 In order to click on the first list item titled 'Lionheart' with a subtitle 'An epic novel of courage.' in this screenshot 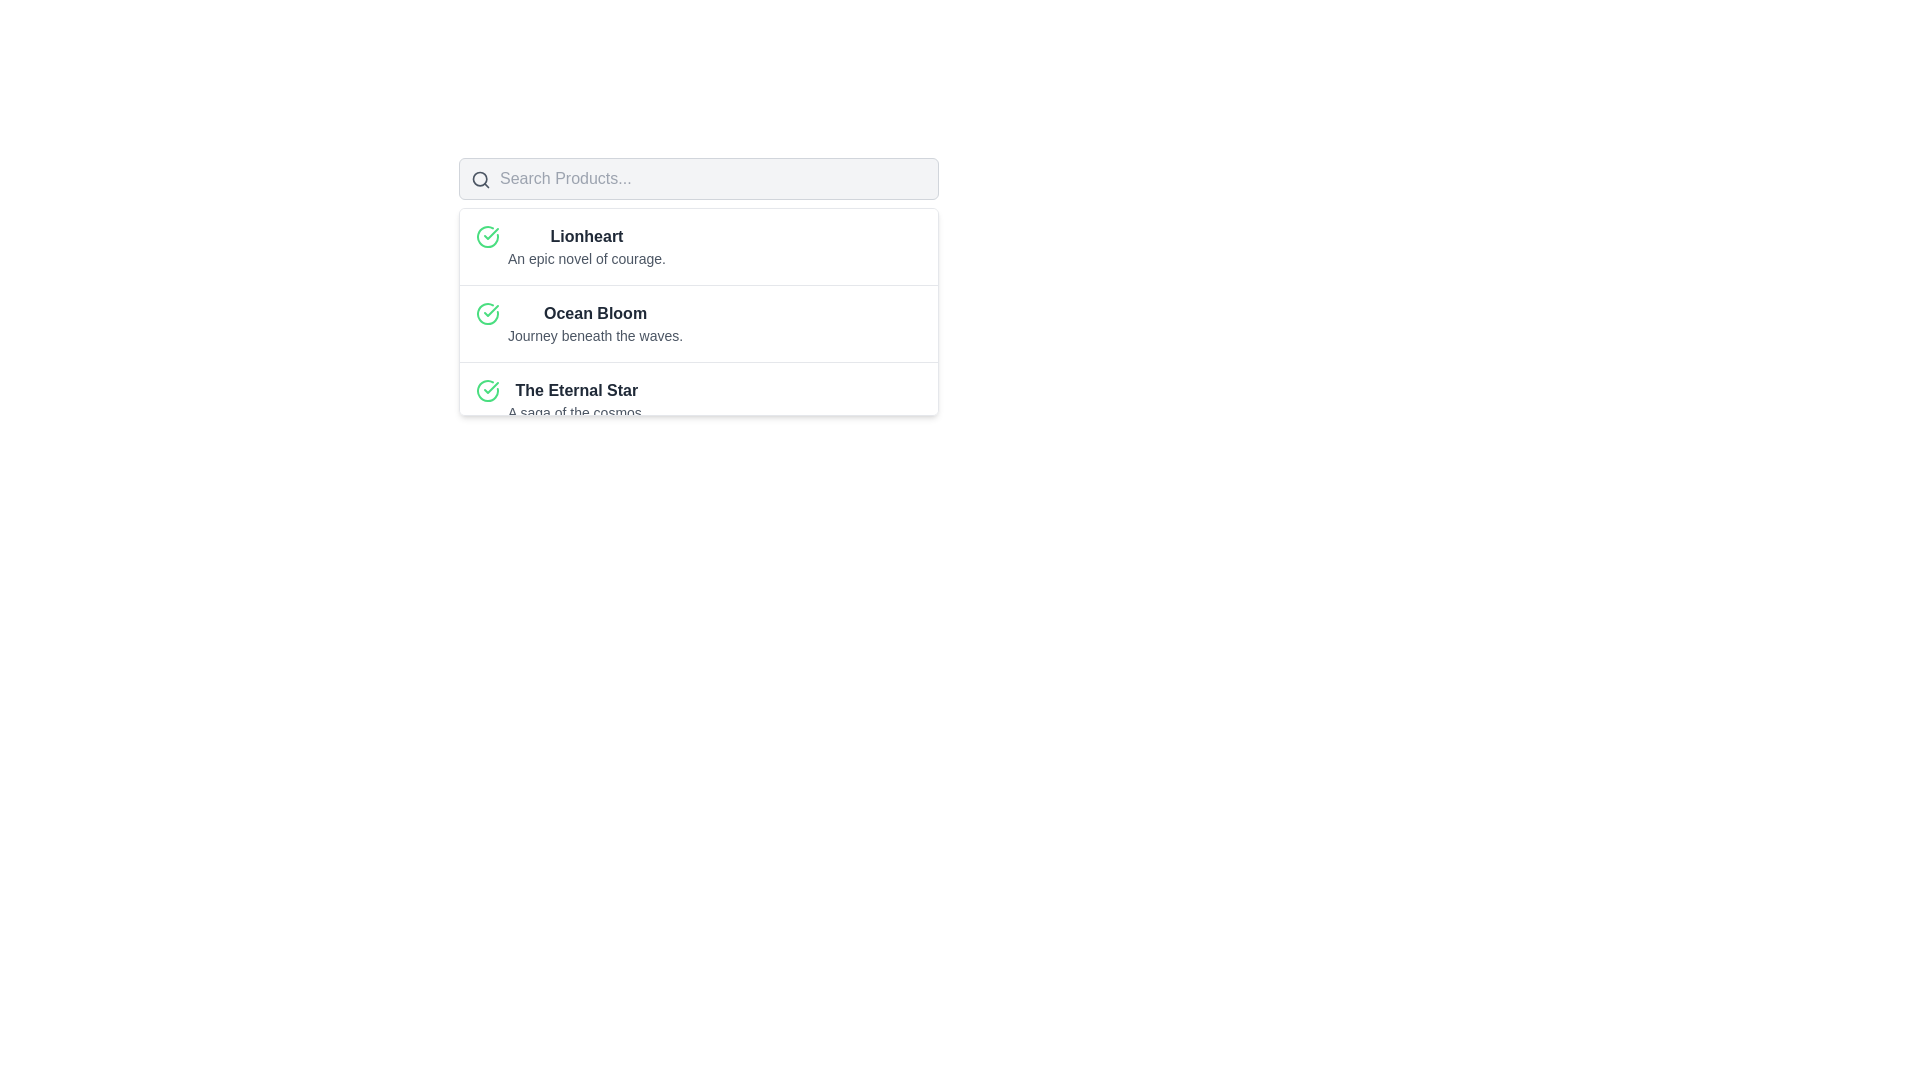, I will do `click(699, 245)`.